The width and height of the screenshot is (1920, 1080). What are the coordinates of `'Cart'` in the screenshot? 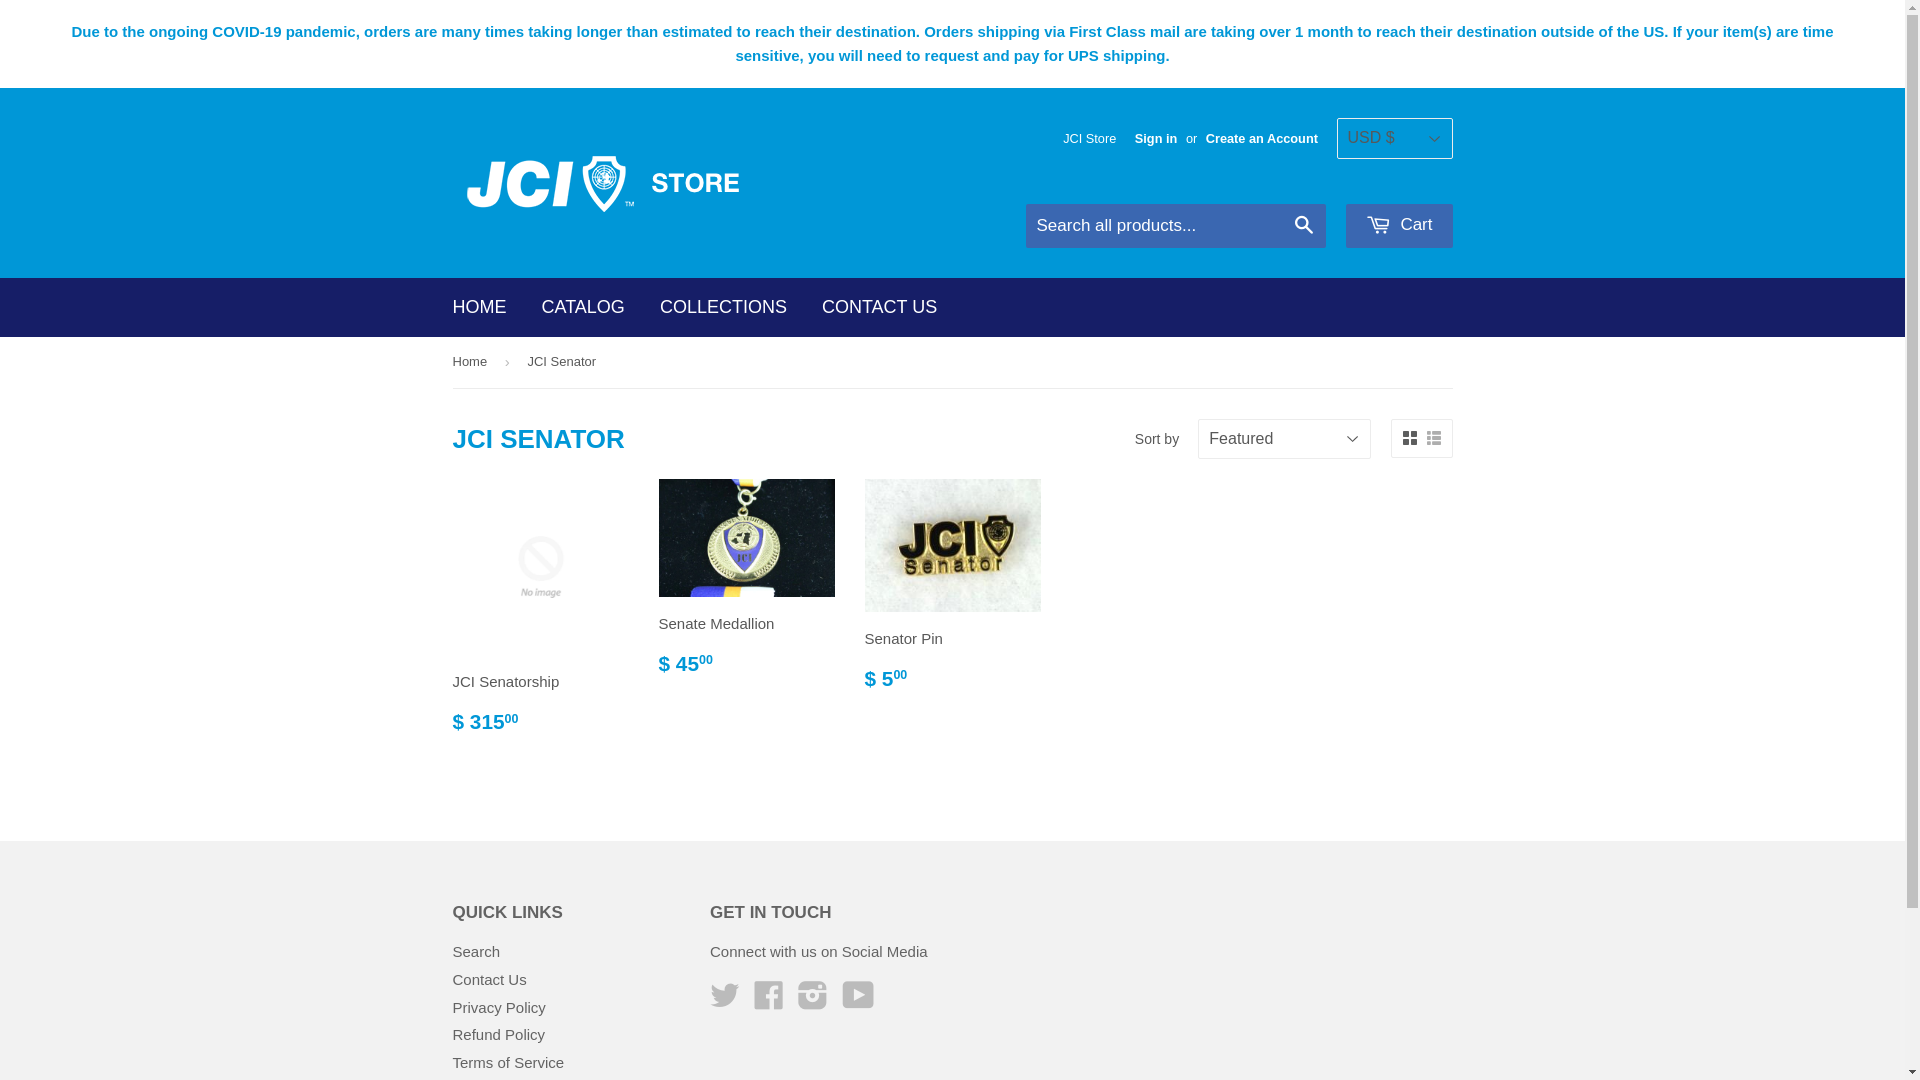 It's located at (1398, 225).